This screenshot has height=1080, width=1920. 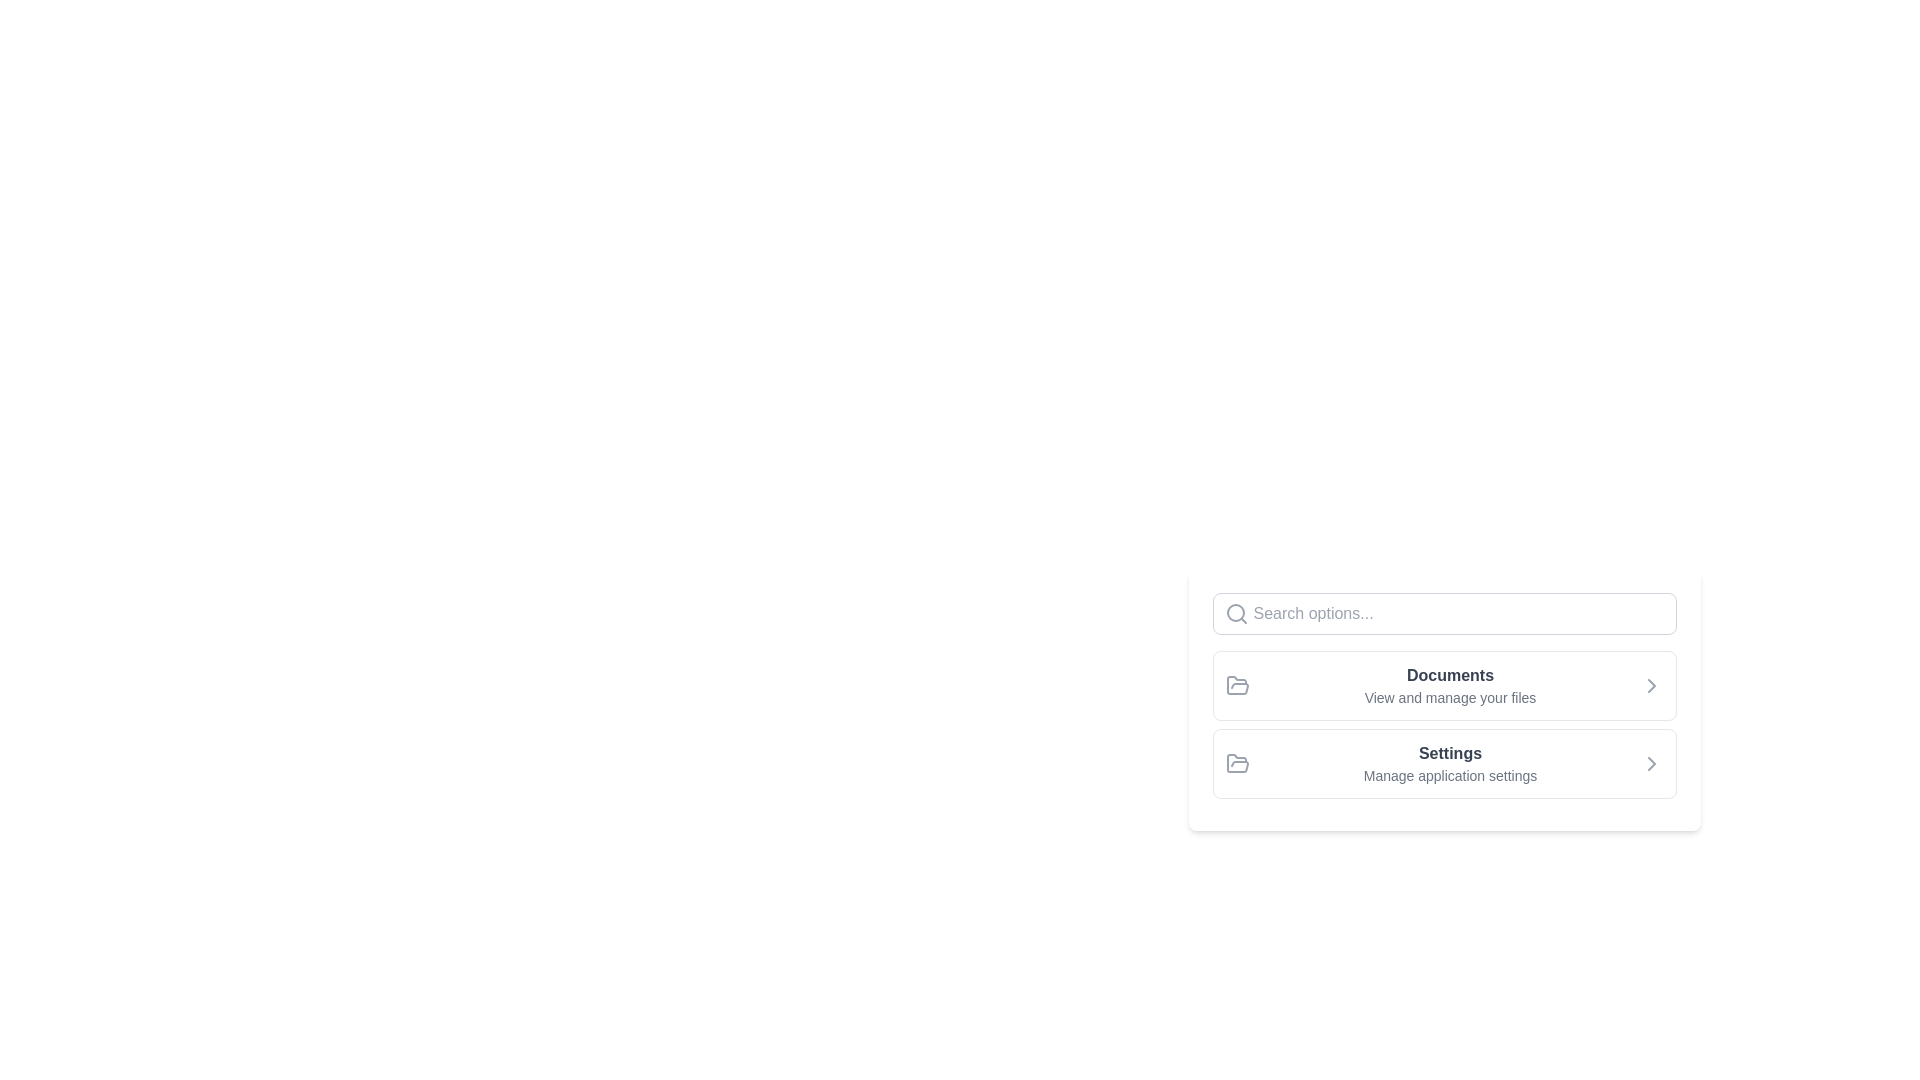 What do you see at coordinates (1450, 685) in the screenshot?
I see `the navigational link text block located below the search bar, adjacent to the open folder icon and the chevron` at bounding box center [1450, 685].